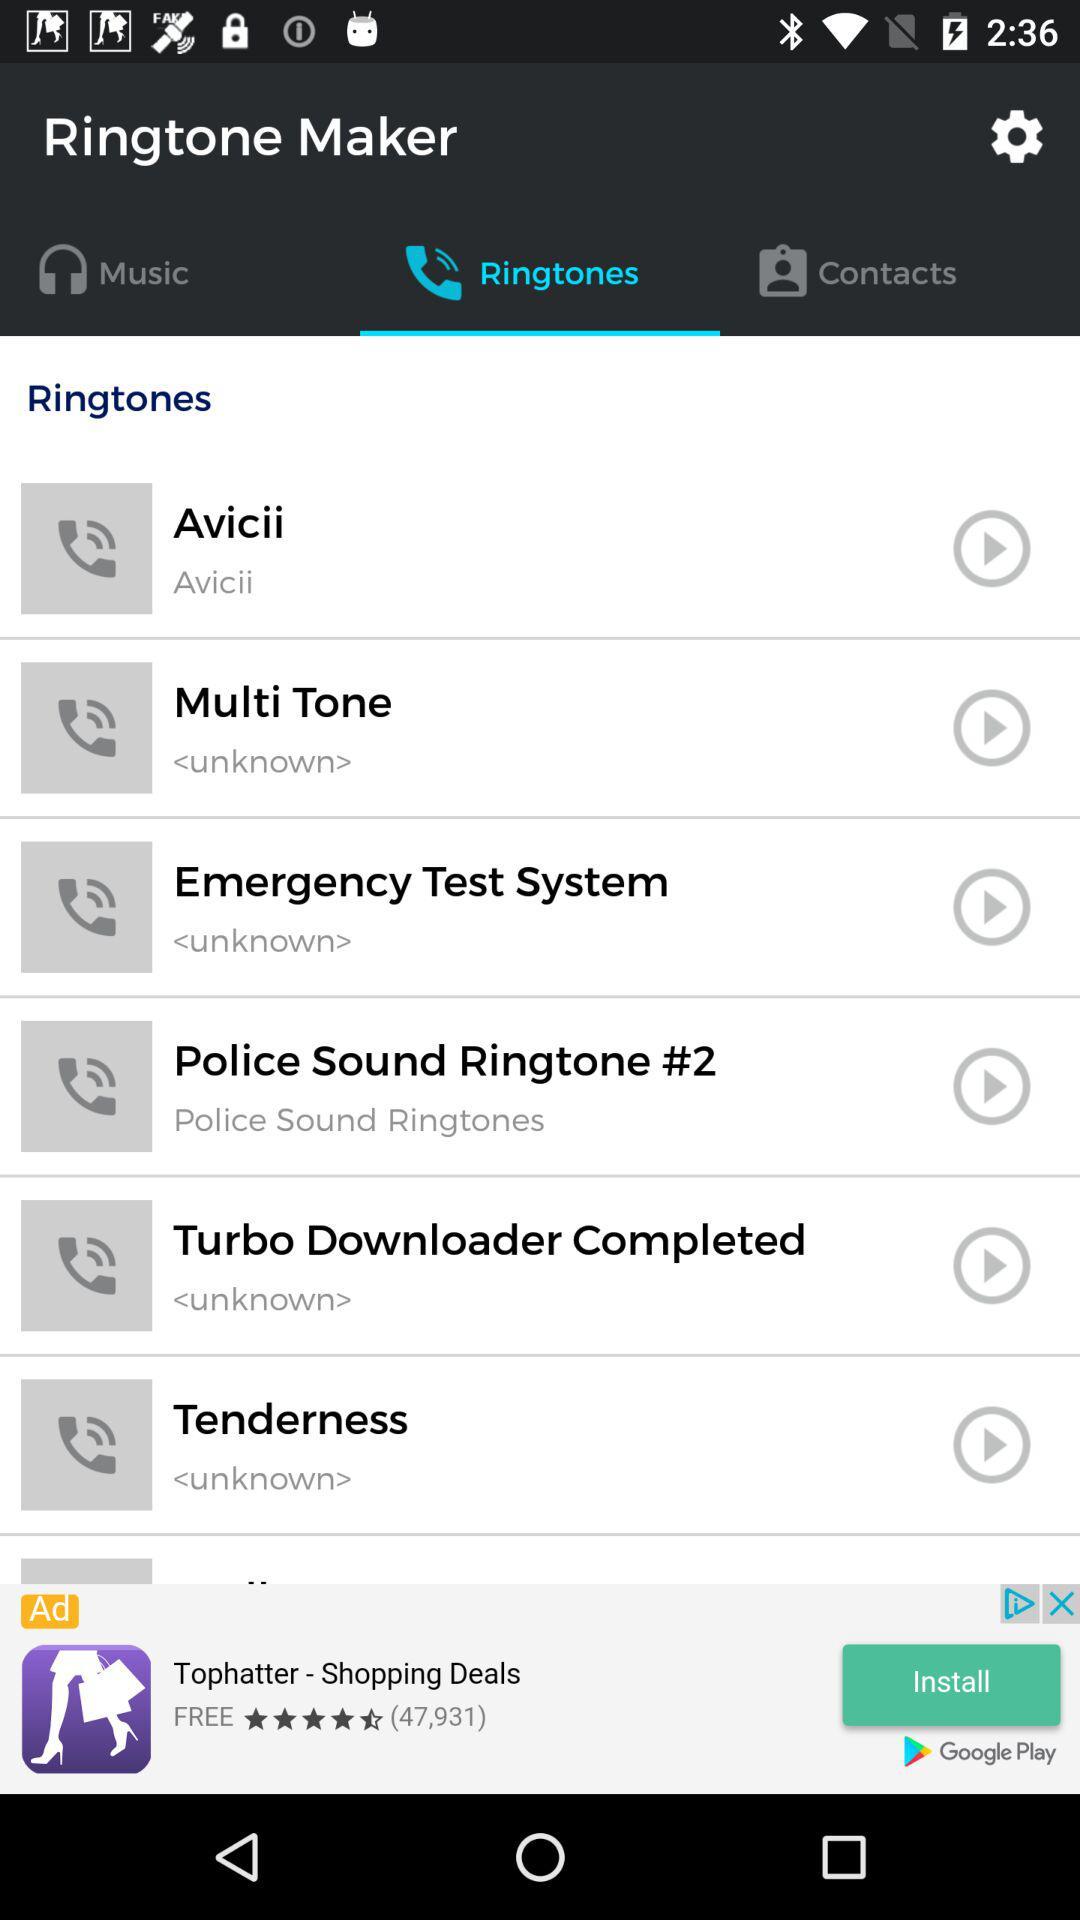 The height and width of the screenshot is (1920, 1080). Describe the element at coordinates (991, 548) in the screenshot. I see `ringtone` at that location.